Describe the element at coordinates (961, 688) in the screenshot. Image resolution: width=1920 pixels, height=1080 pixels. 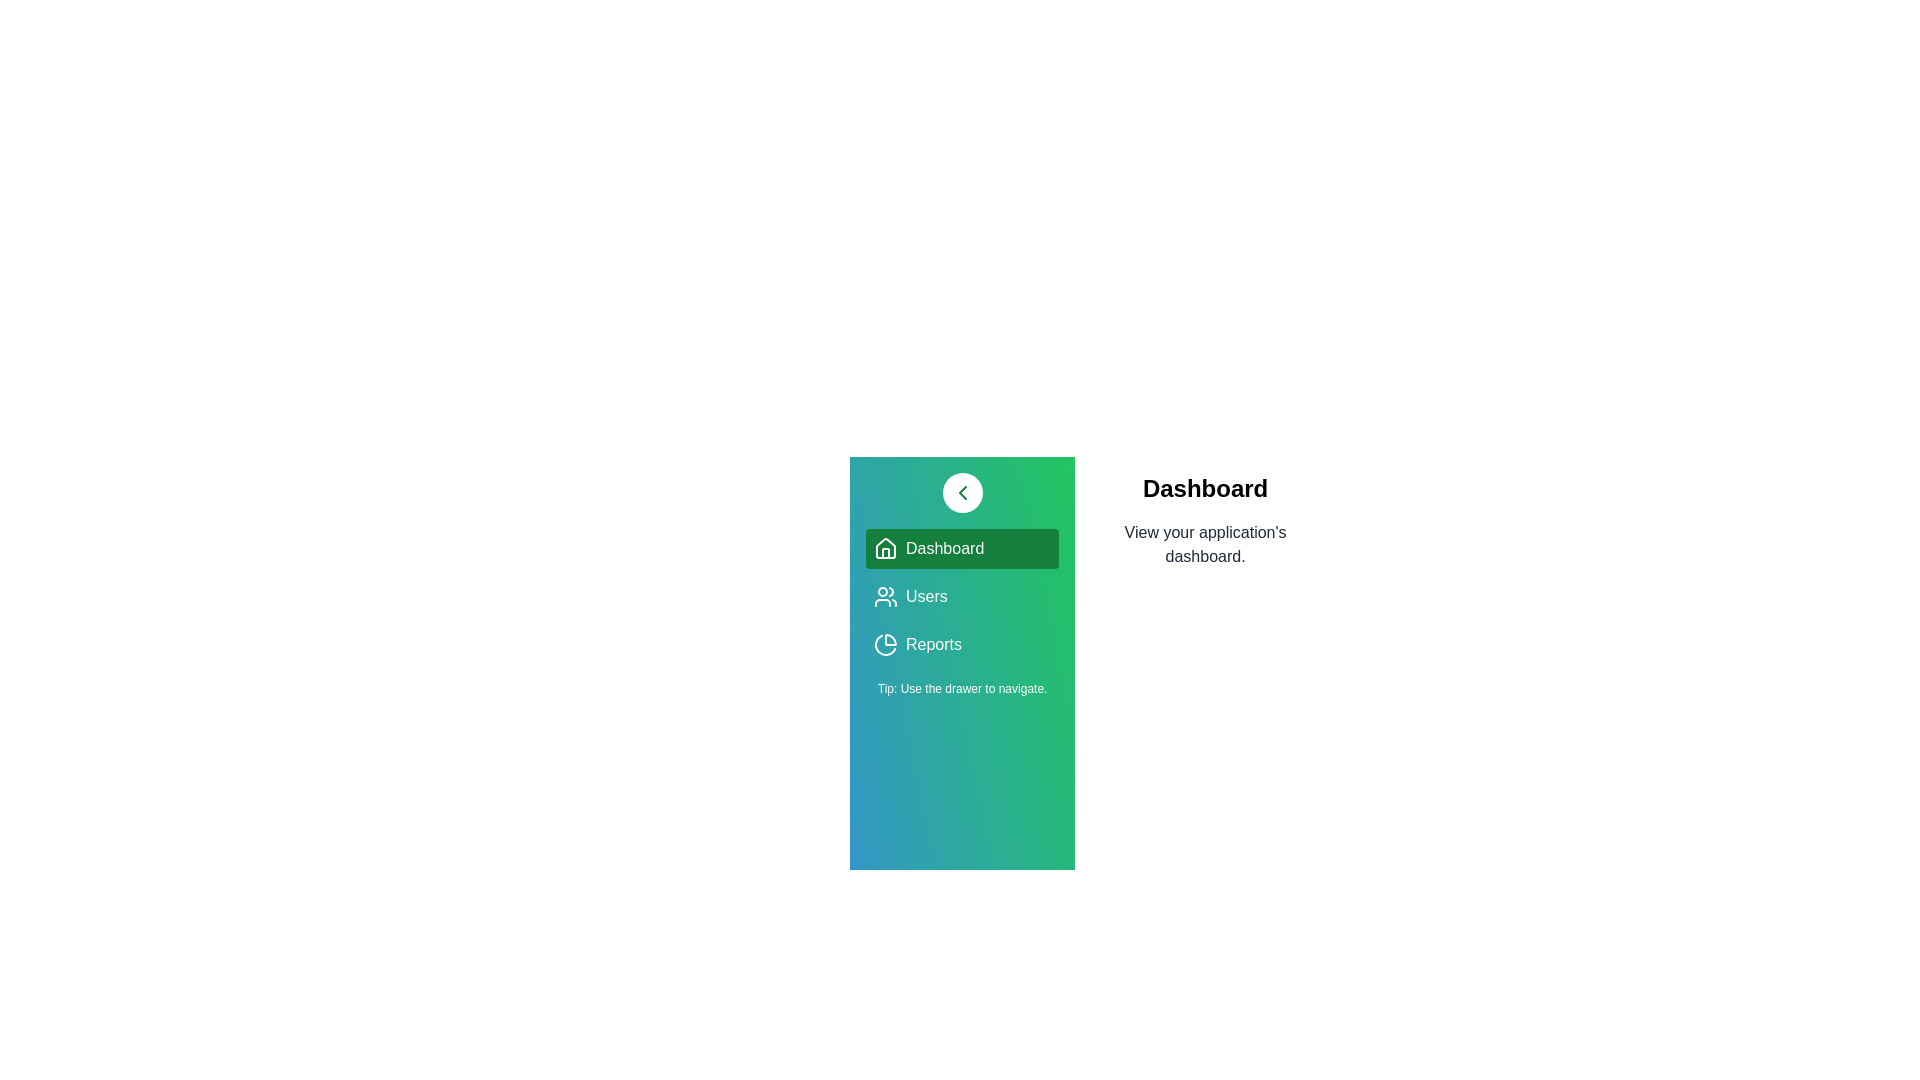
I see `the informational tip text to interact with it` at that location.